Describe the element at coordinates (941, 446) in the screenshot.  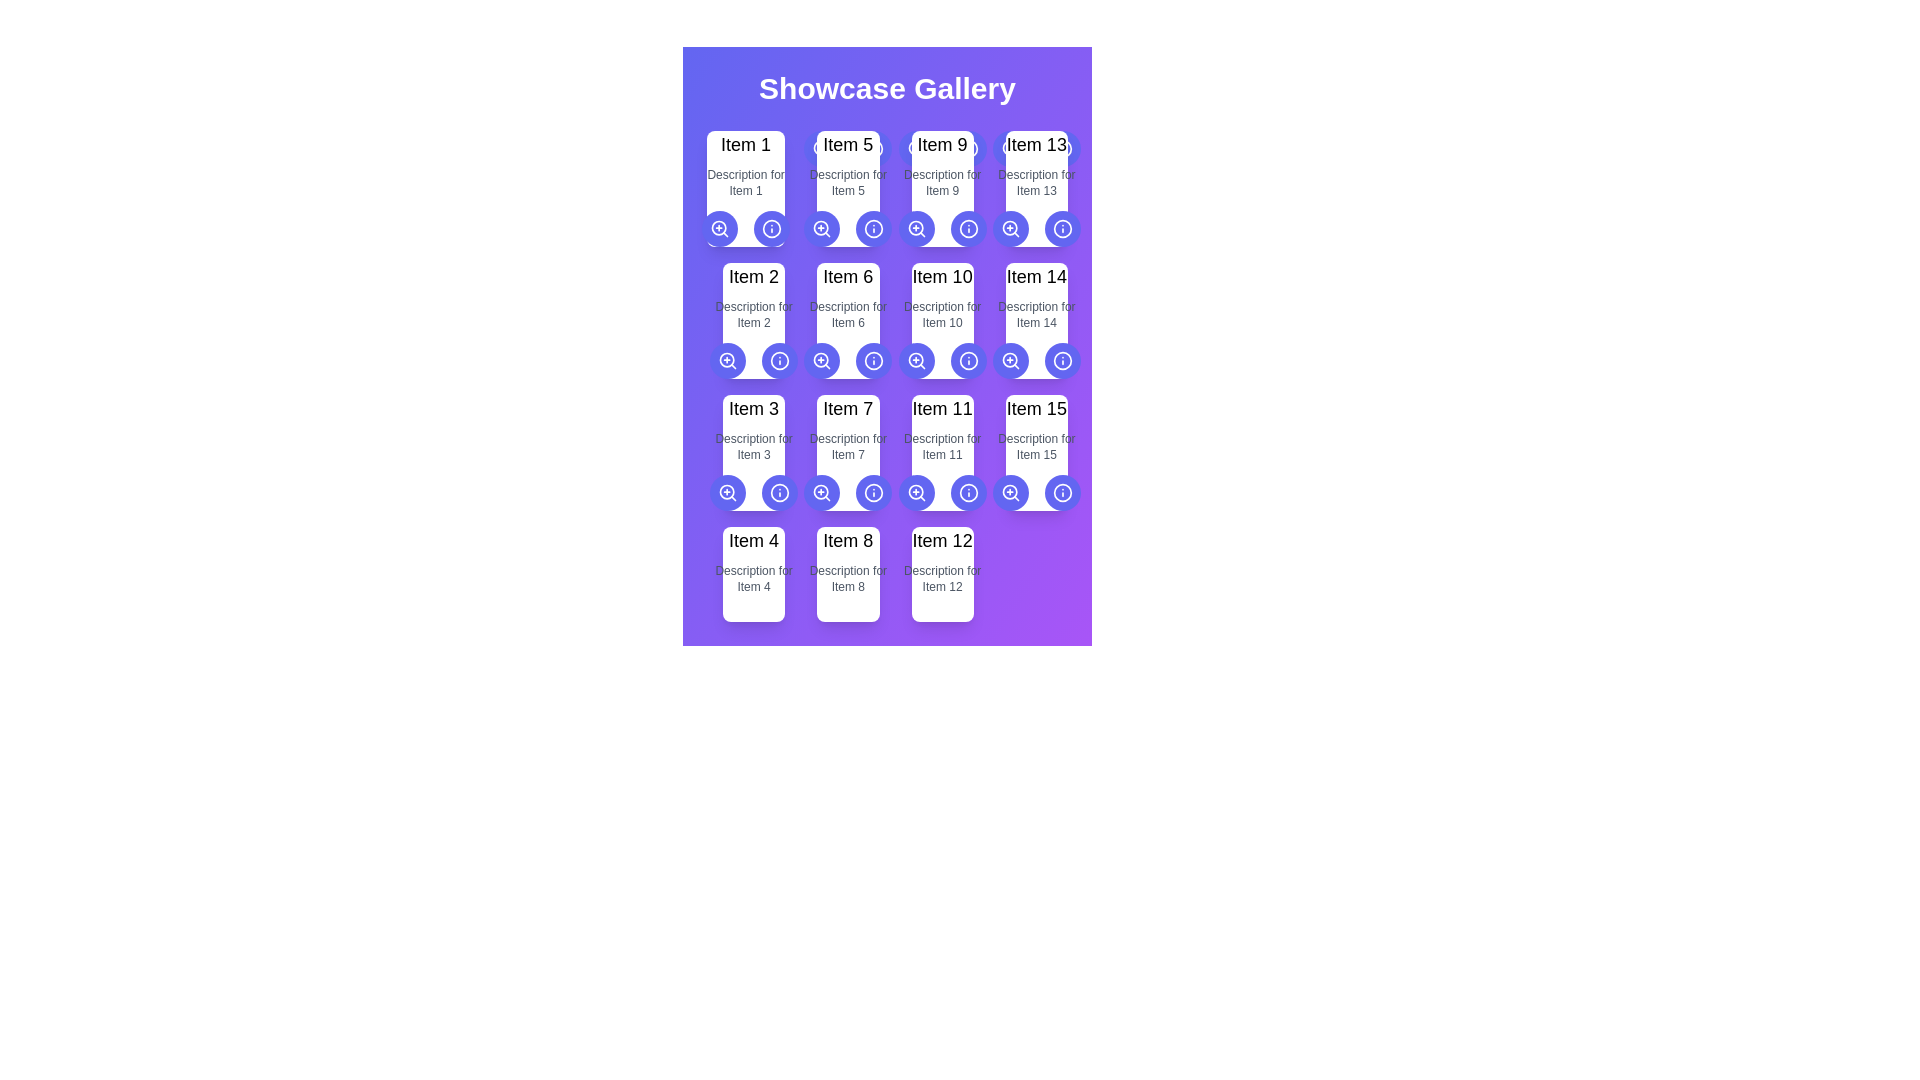
I see `the text label displaying 'Description for Item 11', which is styled in gray color and located within the card of 'Item 11'` at that location.